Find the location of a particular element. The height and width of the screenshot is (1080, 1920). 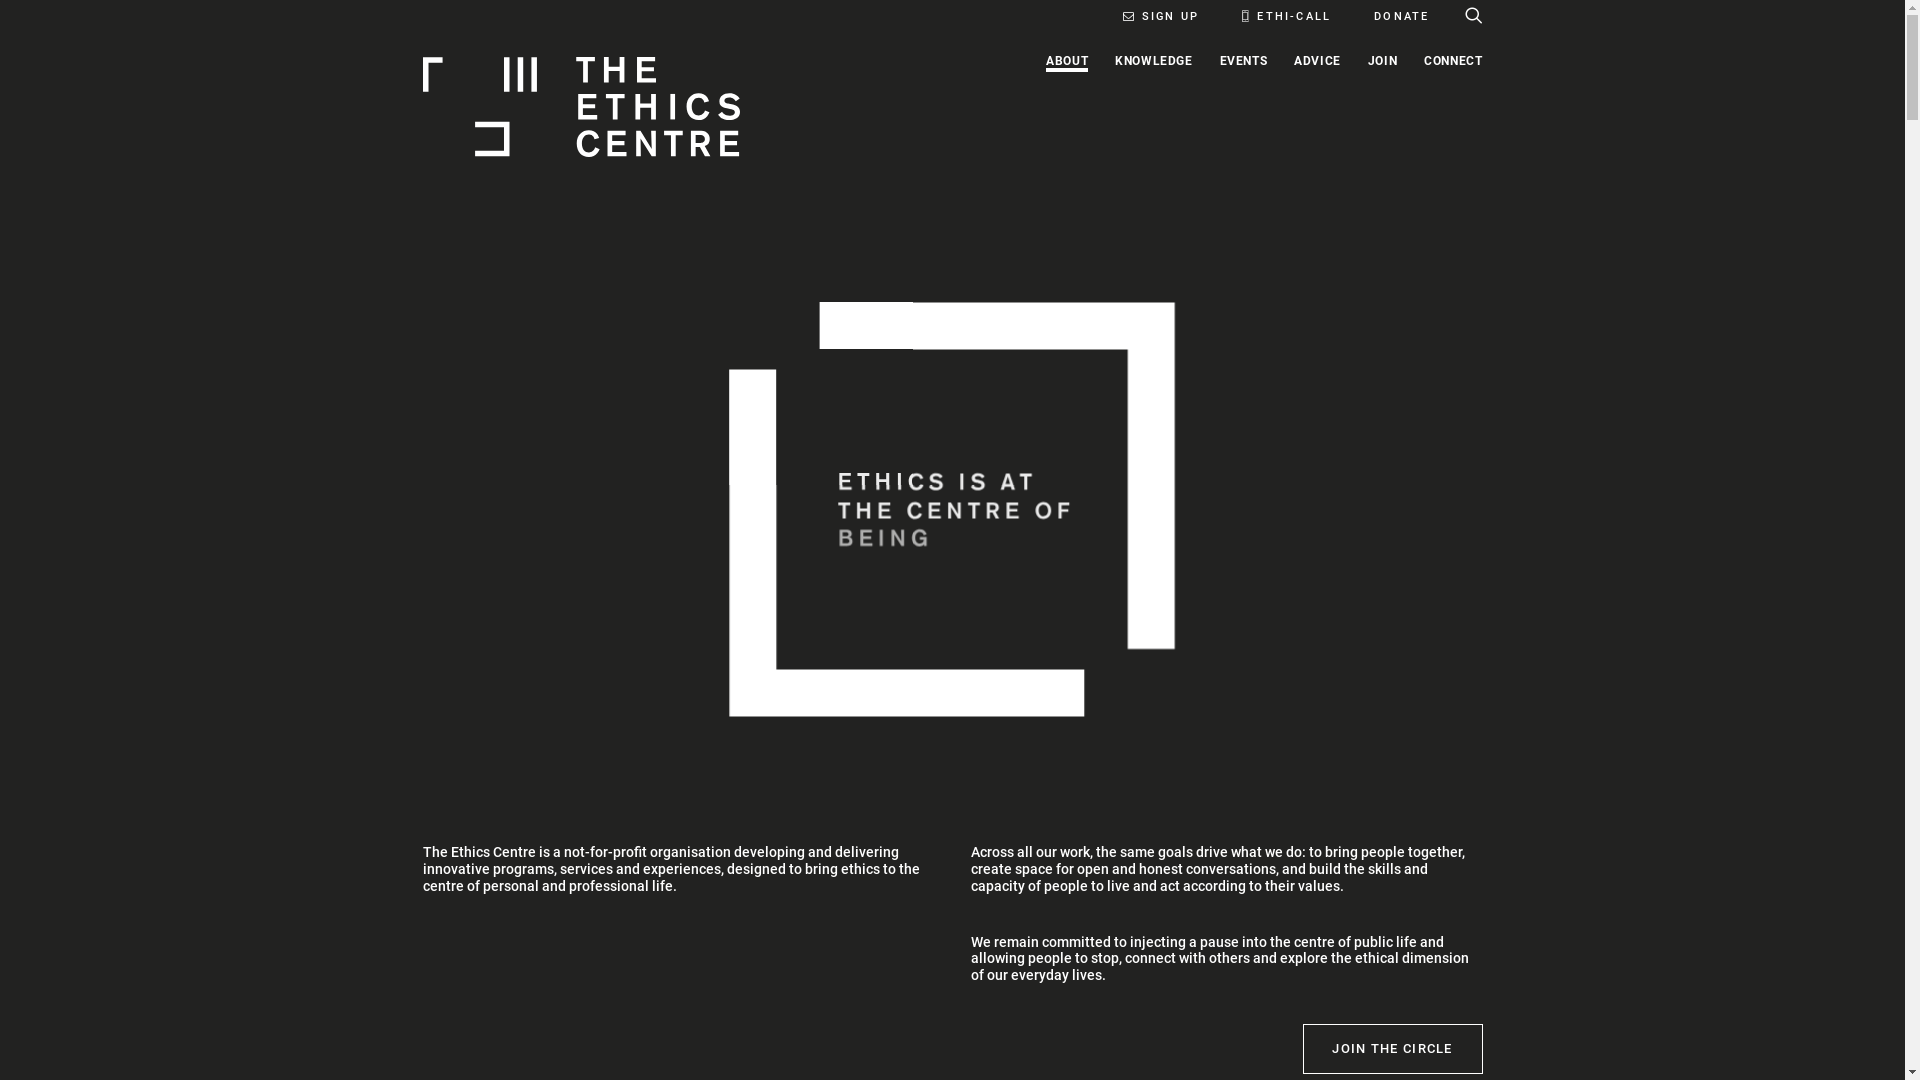

'EVENTS' is located at coordinates (1242, 107).